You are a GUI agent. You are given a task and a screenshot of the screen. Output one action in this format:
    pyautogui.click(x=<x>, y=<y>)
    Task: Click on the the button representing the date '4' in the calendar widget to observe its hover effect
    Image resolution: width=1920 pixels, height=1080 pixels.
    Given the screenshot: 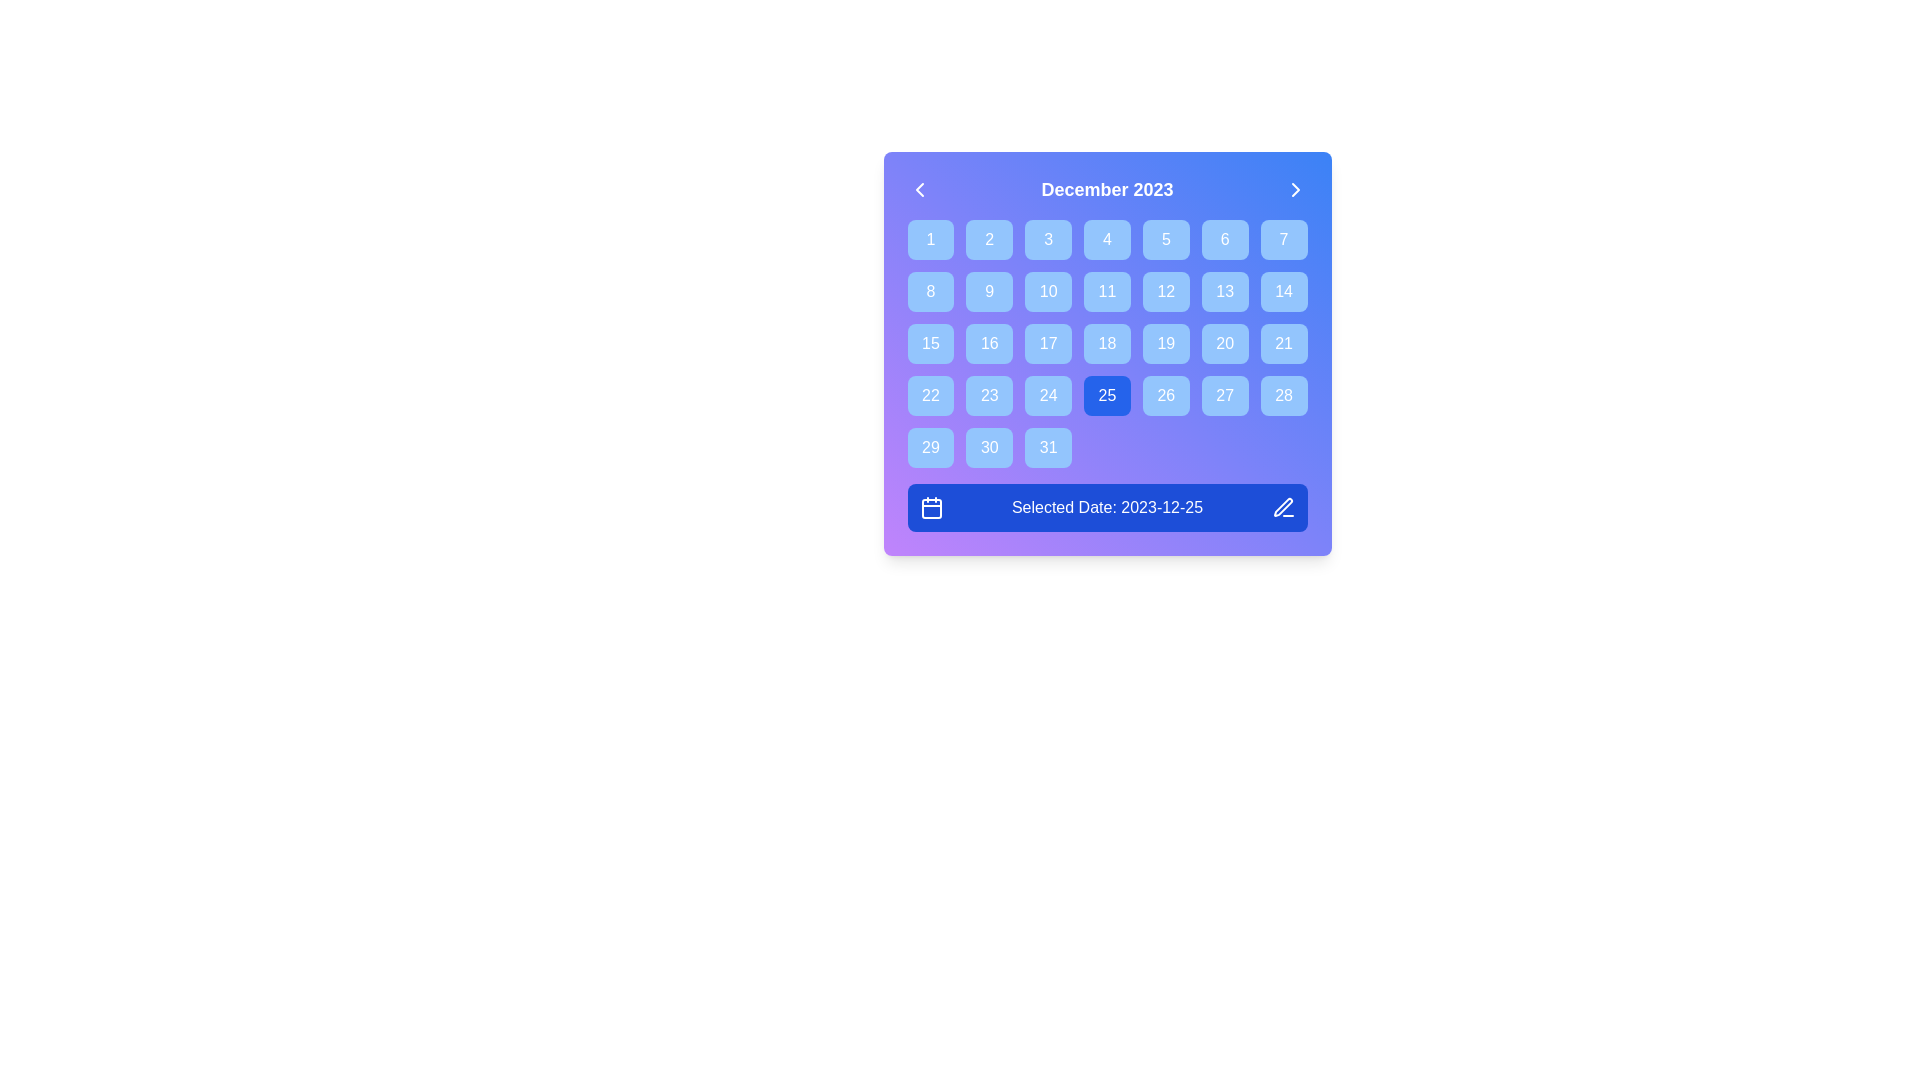 What is the action you would take?
    pyautogui.click(x=1106, y=238)
    